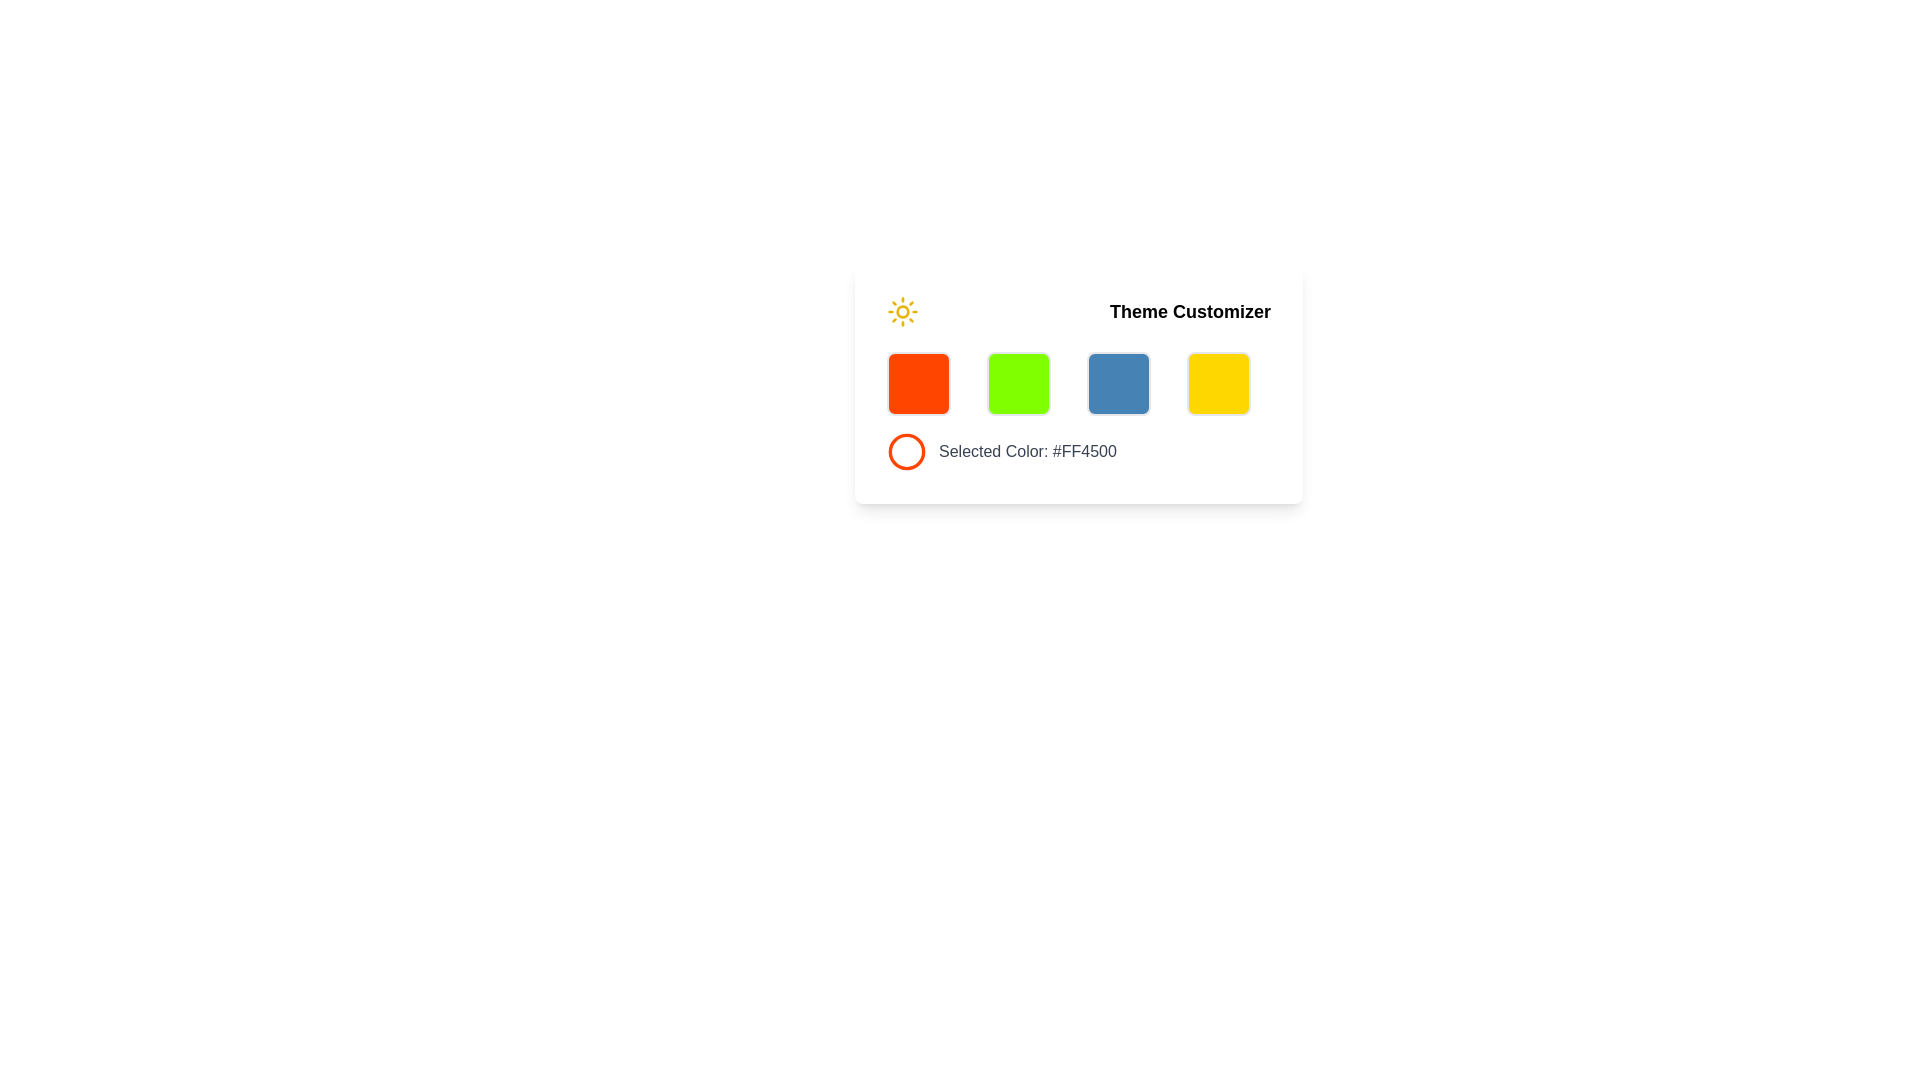 The height and width of the screenshot is (1080, 1920). I want to click on the interactive panel titled 'Theme Customizer' which has a white background, rounded corners, and contains colorful selectable items, so click(1078, 384).